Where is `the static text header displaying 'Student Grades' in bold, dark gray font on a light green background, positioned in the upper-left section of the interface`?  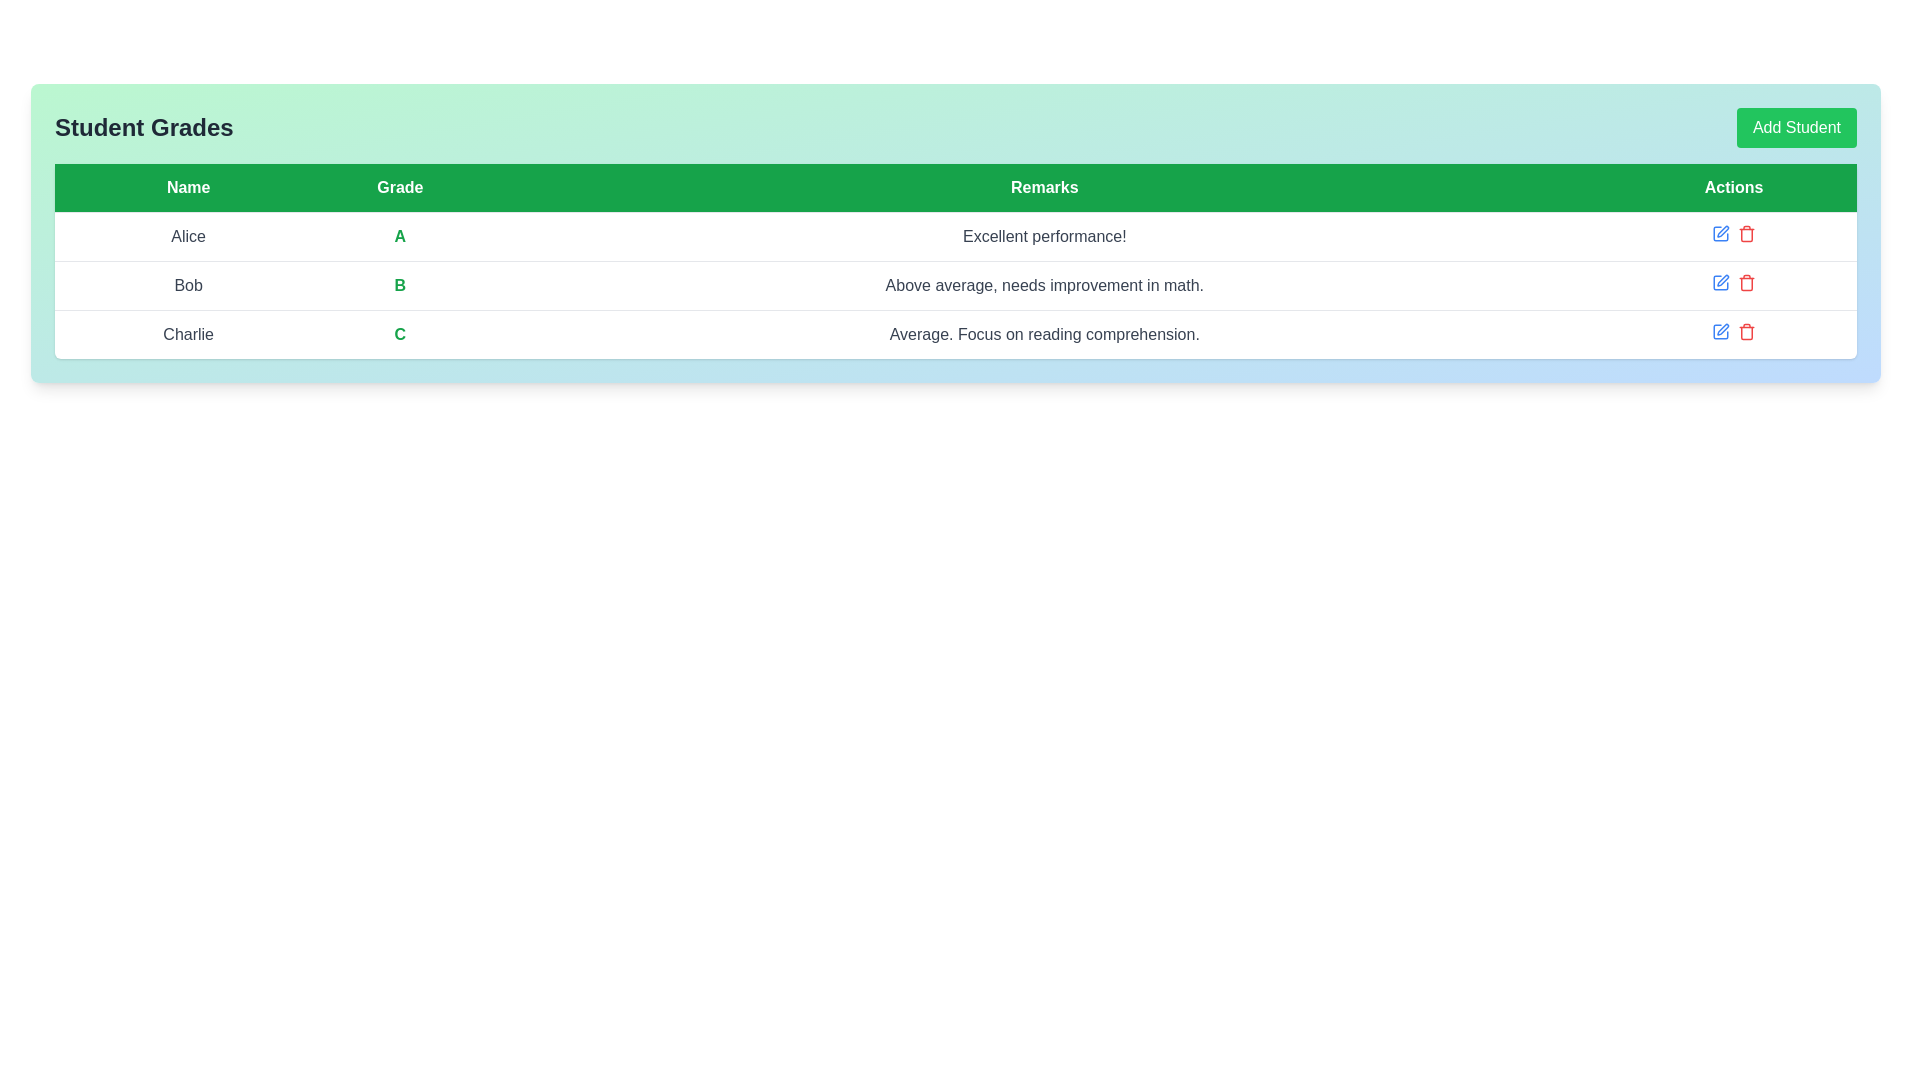 the static text header displaying 'Student Grades' in bold, dark gray font on a light green background, positioned in the upper-left section of the interface is located at coordinates (143, 127).